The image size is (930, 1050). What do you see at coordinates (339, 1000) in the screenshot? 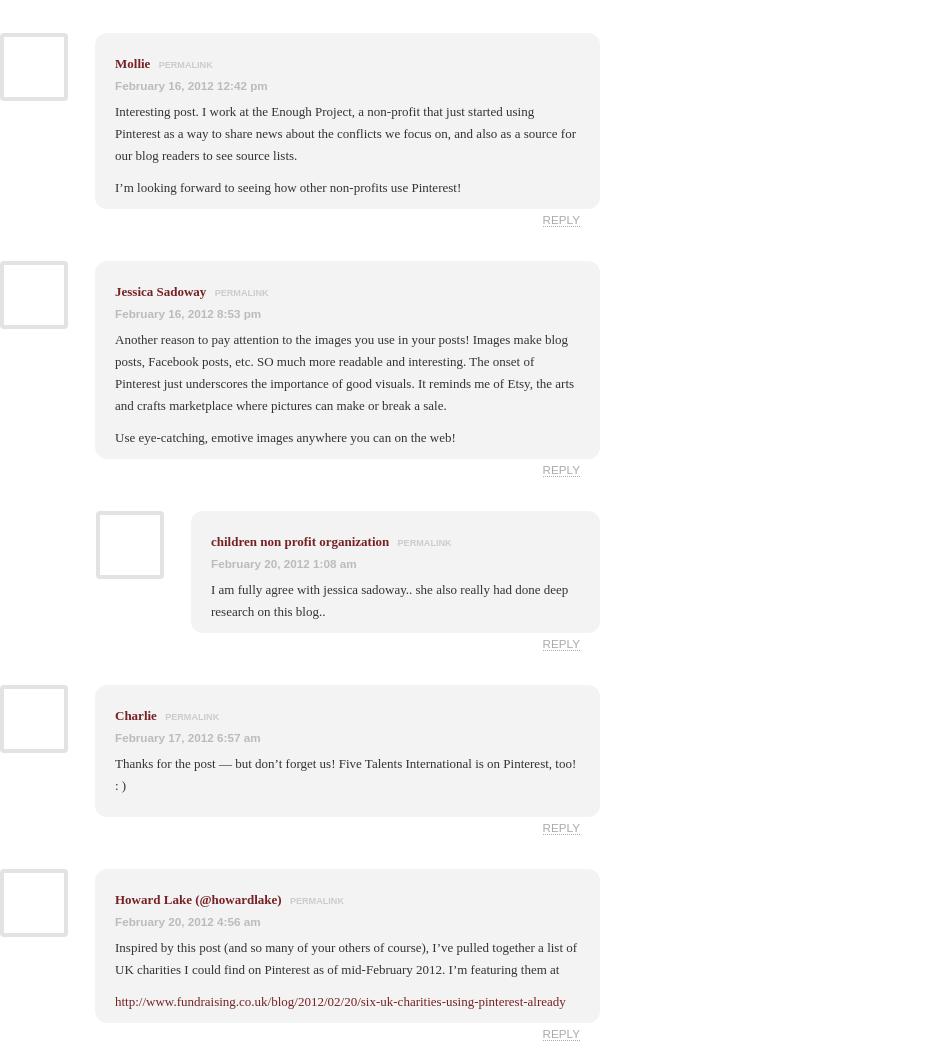
I see `'http://www.fundraising.co.uk/blog/2012/02/20/six-uk-charities-using-pinterest-already'` at bounding box center [339, 1000].